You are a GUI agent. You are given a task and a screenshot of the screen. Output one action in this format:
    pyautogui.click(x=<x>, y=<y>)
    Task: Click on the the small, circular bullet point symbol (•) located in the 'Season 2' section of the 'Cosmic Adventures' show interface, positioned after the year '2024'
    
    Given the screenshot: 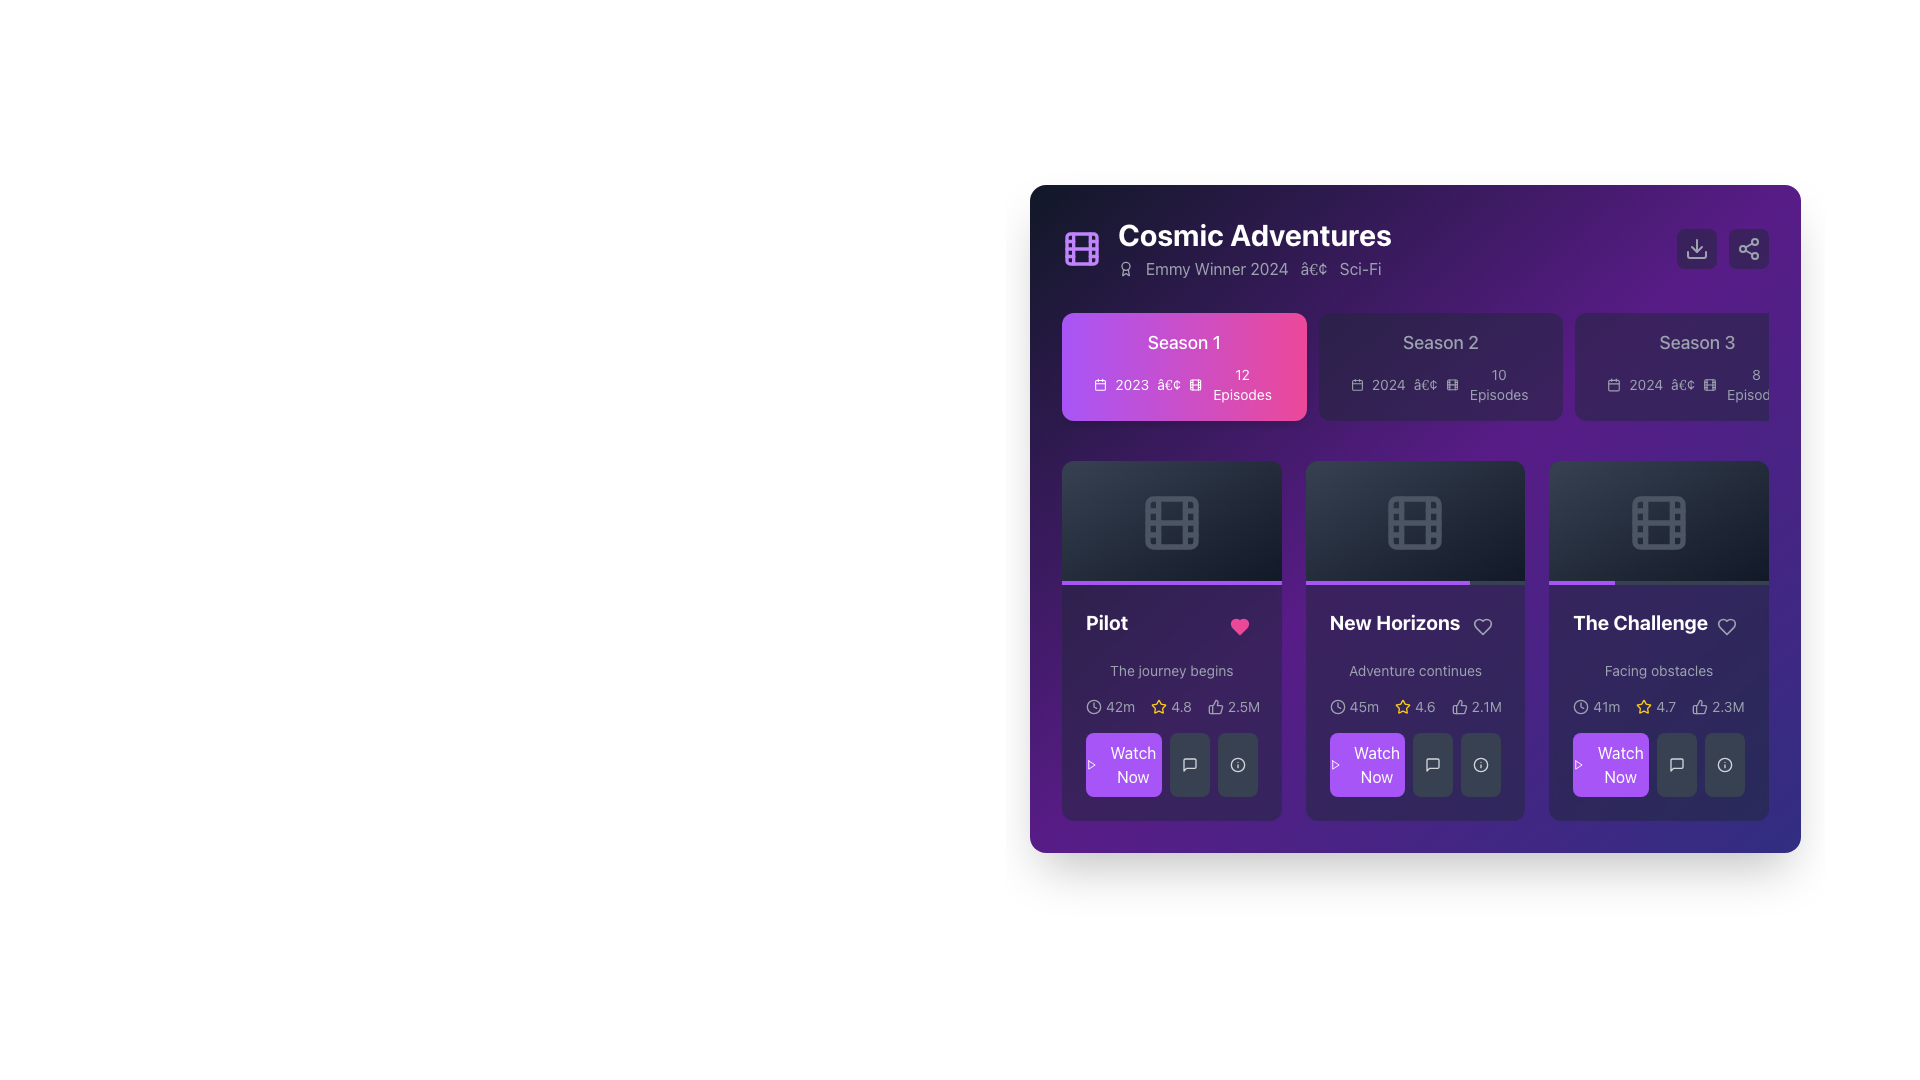 What is the action you would take?
    pyautogui.click(x=1424, y=385)
    